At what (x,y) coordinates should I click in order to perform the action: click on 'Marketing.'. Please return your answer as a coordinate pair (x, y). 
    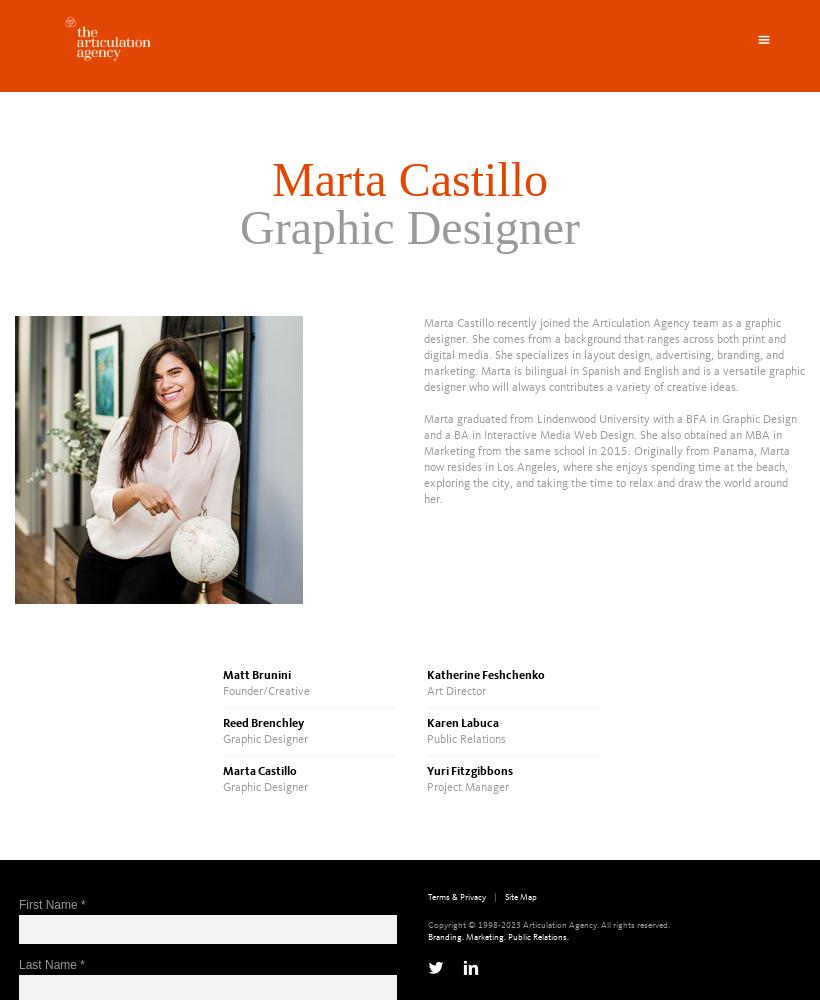
    Looking at the image, I should click on (485, 936).